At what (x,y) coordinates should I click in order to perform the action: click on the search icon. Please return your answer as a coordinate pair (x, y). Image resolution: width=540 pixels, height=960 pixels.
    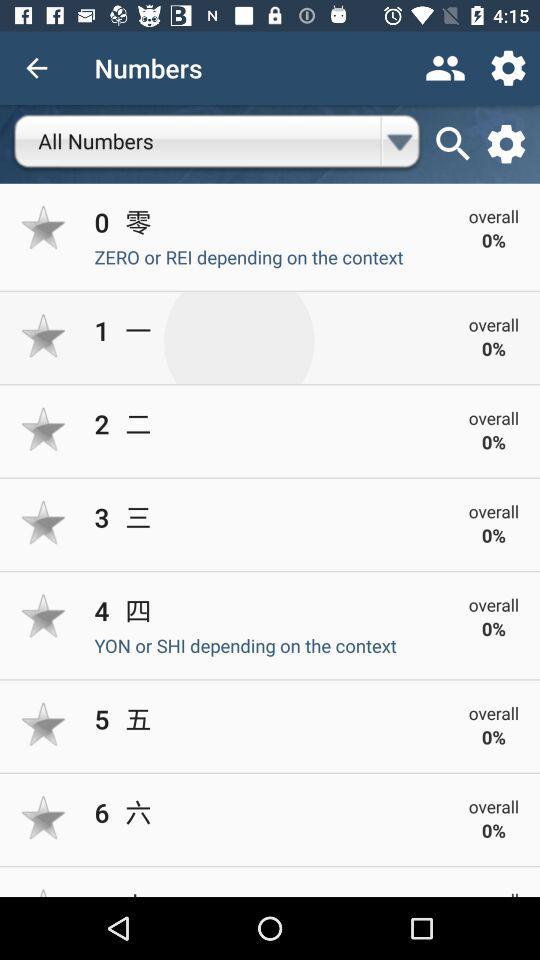
    Looking at the image, I should click on (453, 143).